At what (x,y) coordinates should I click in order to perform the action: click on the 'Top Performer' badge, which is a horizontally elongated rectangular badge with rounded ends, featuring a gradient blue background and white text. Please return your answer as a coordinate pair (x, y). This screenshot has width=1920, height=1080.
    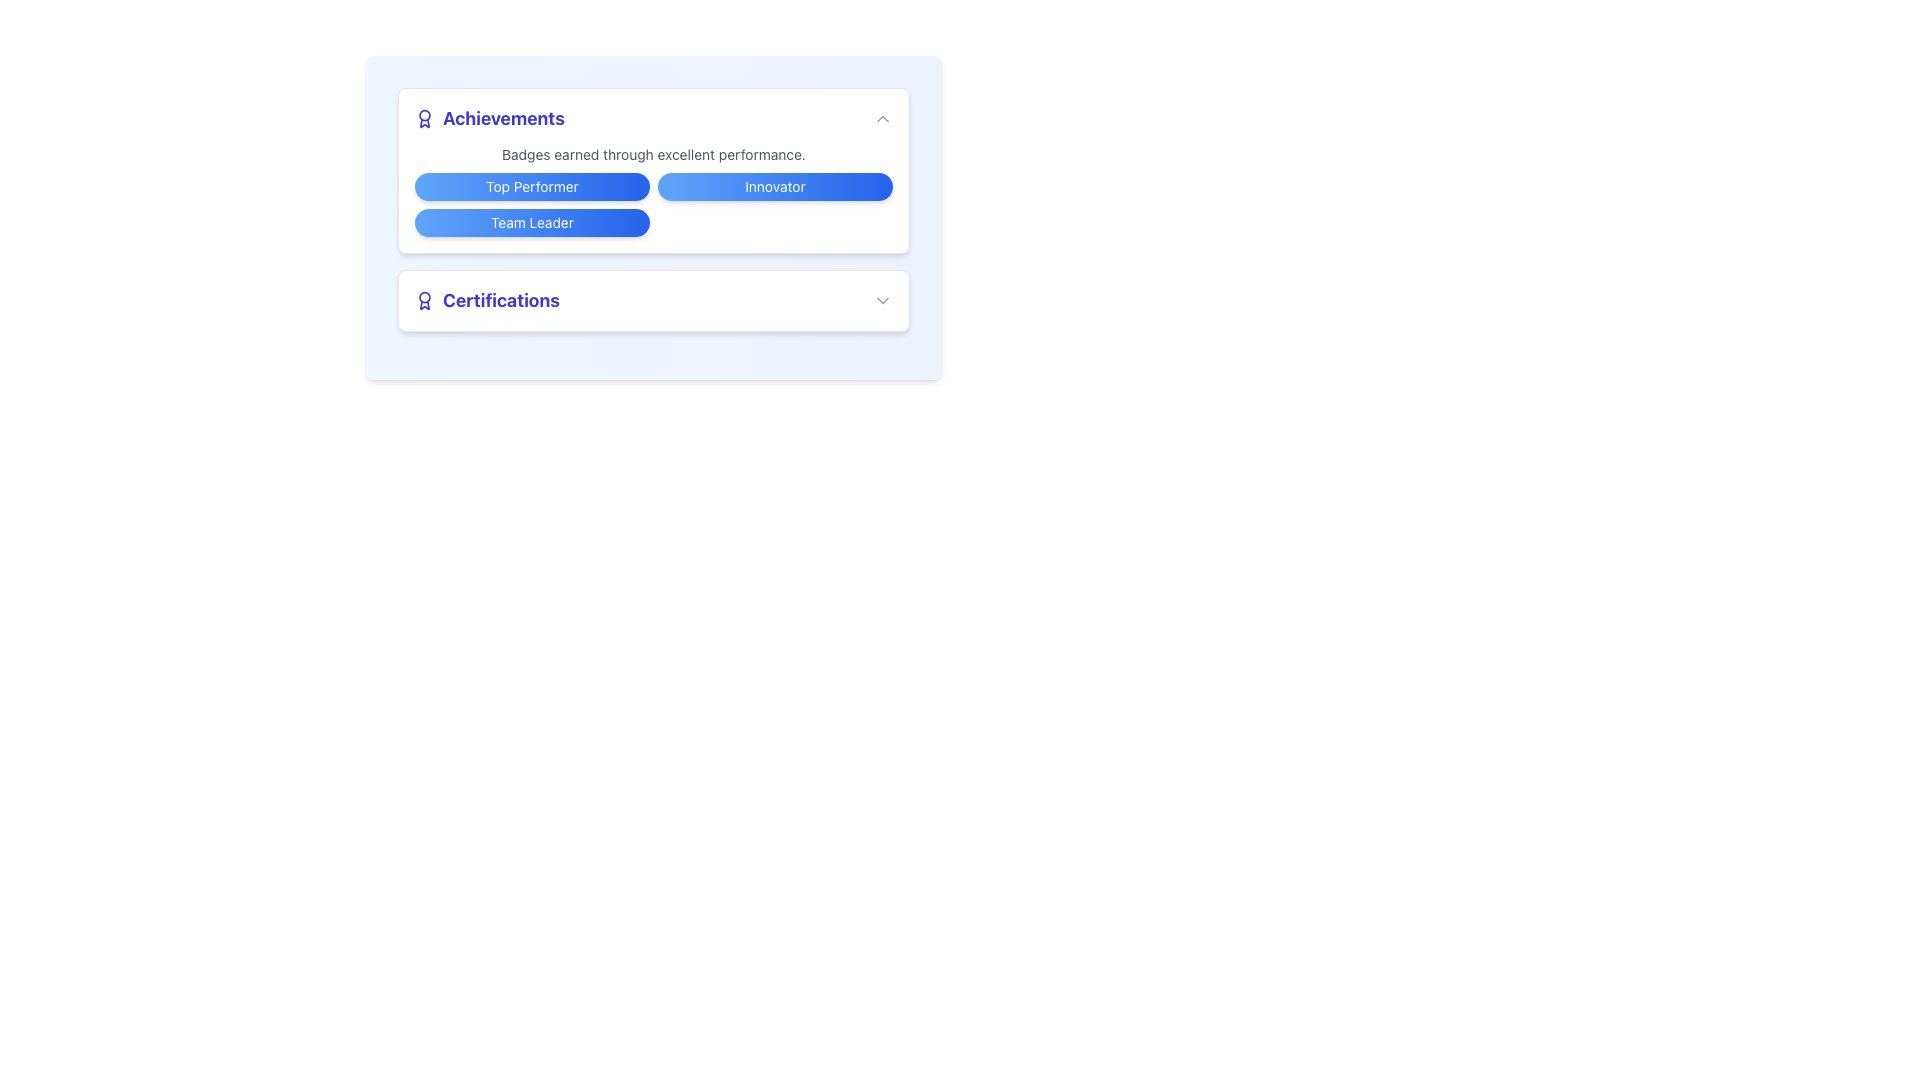
    Looking at the image, I should click on (532, 186).